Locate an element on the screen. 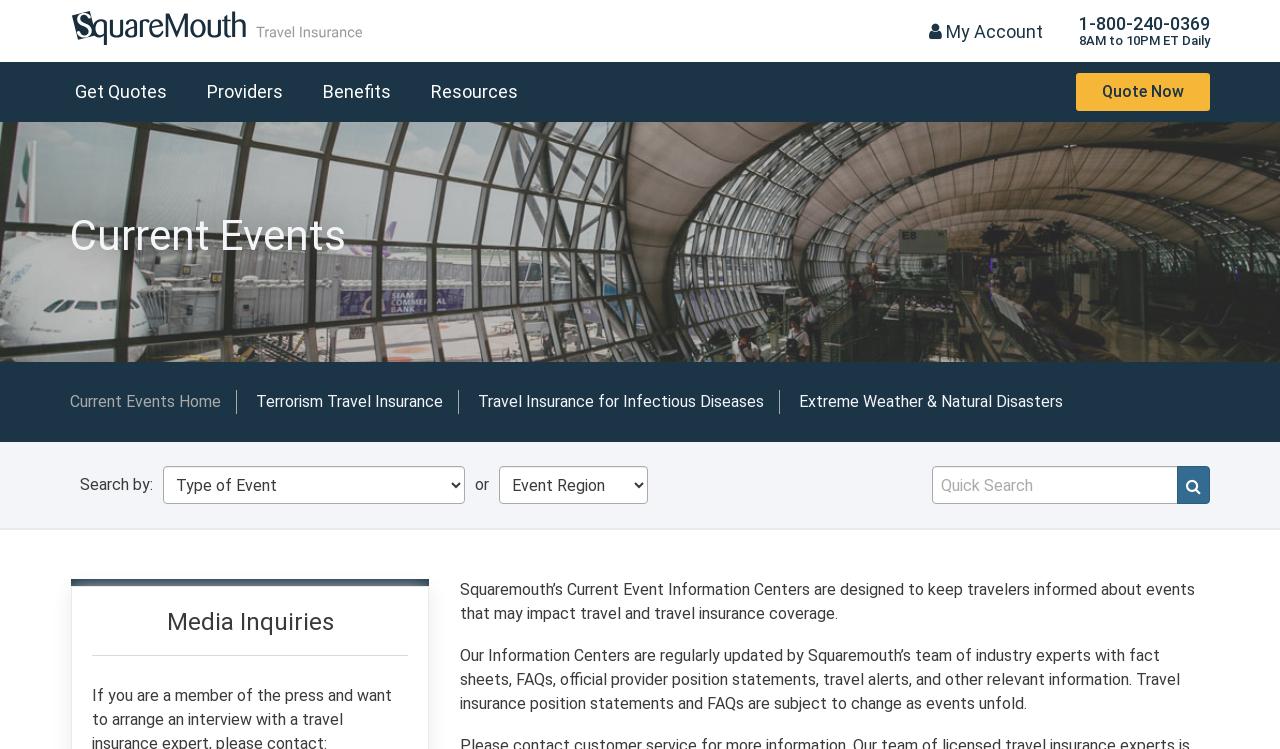 This screenshot has width=1280, height=749. 'or' is located at coordinates (482, 483).